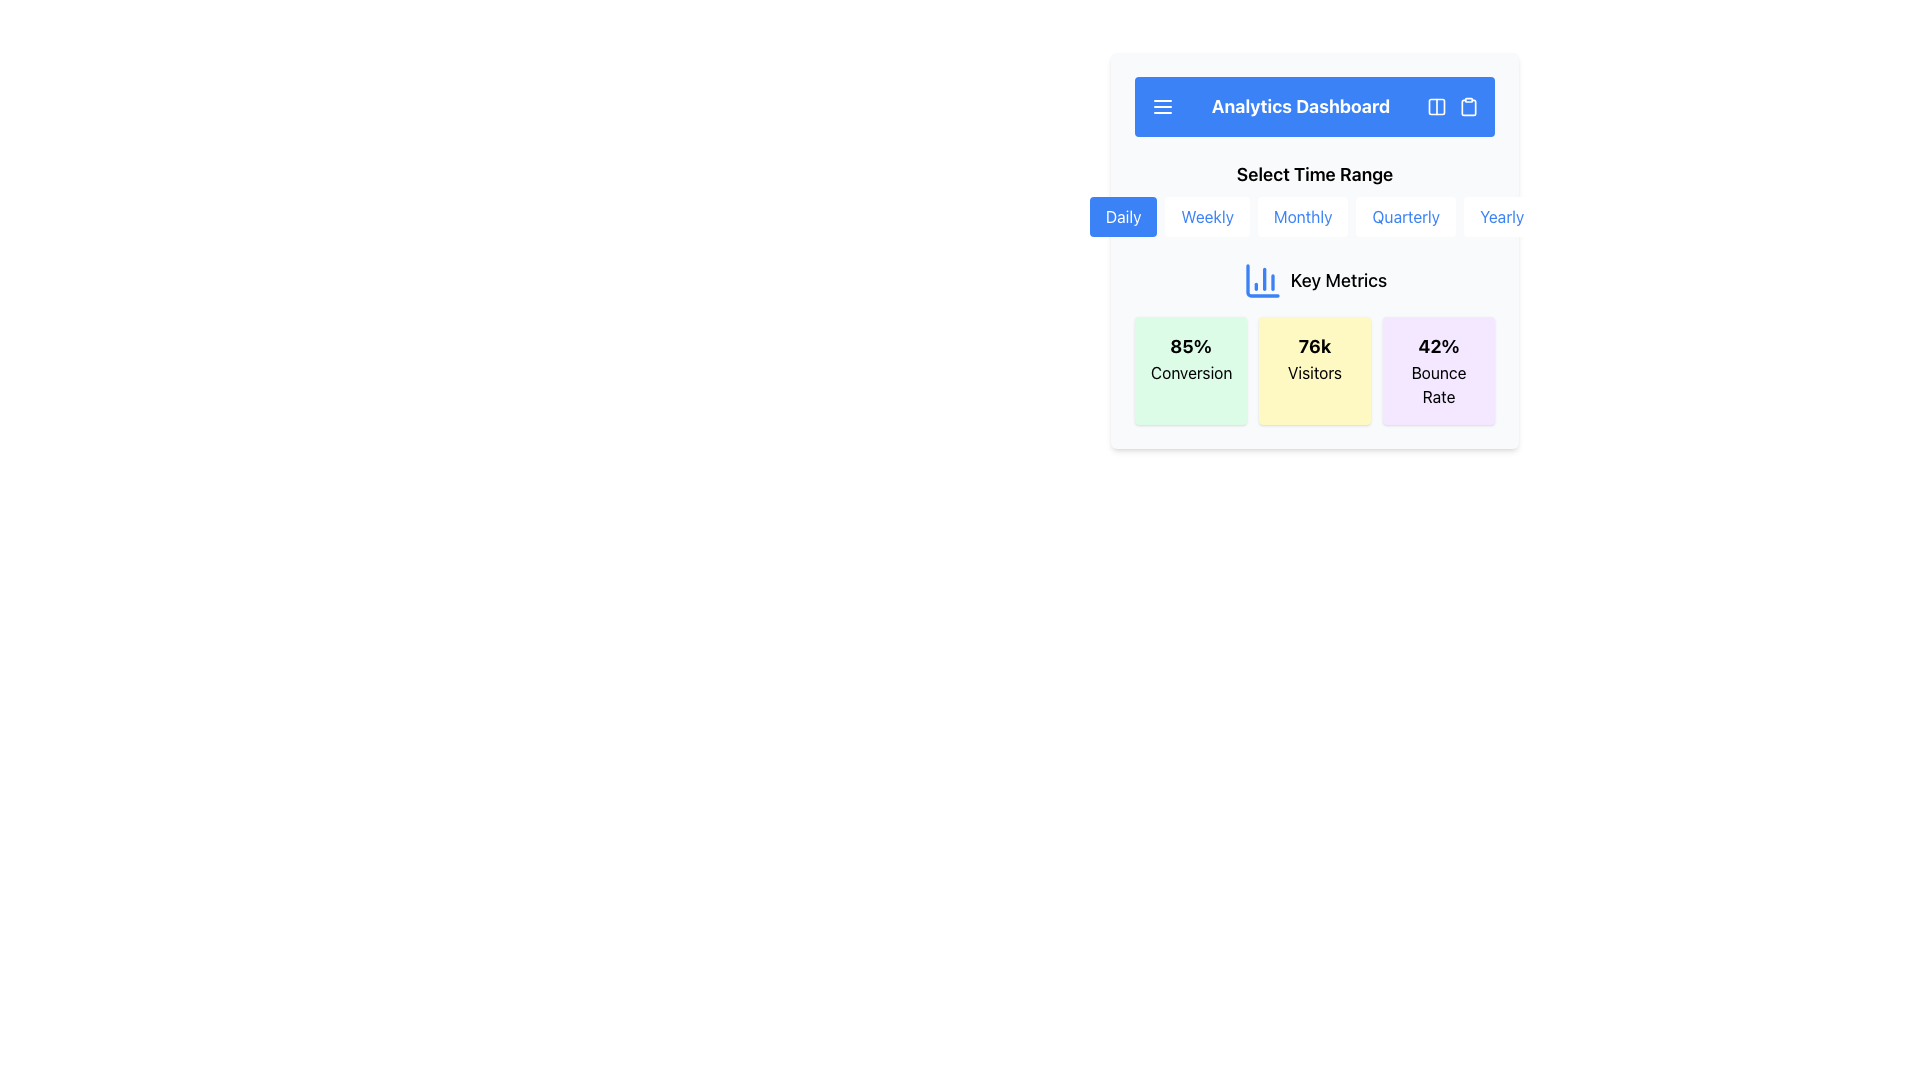  What do you see at coordinates (1405, 216) in the screenshot?
I see `the 'Quarterly' button, which is a rectangular button with rounded corners and blue text on a white background, located under the heading 'Select Time Range'` at bounding box center [1405, 216].